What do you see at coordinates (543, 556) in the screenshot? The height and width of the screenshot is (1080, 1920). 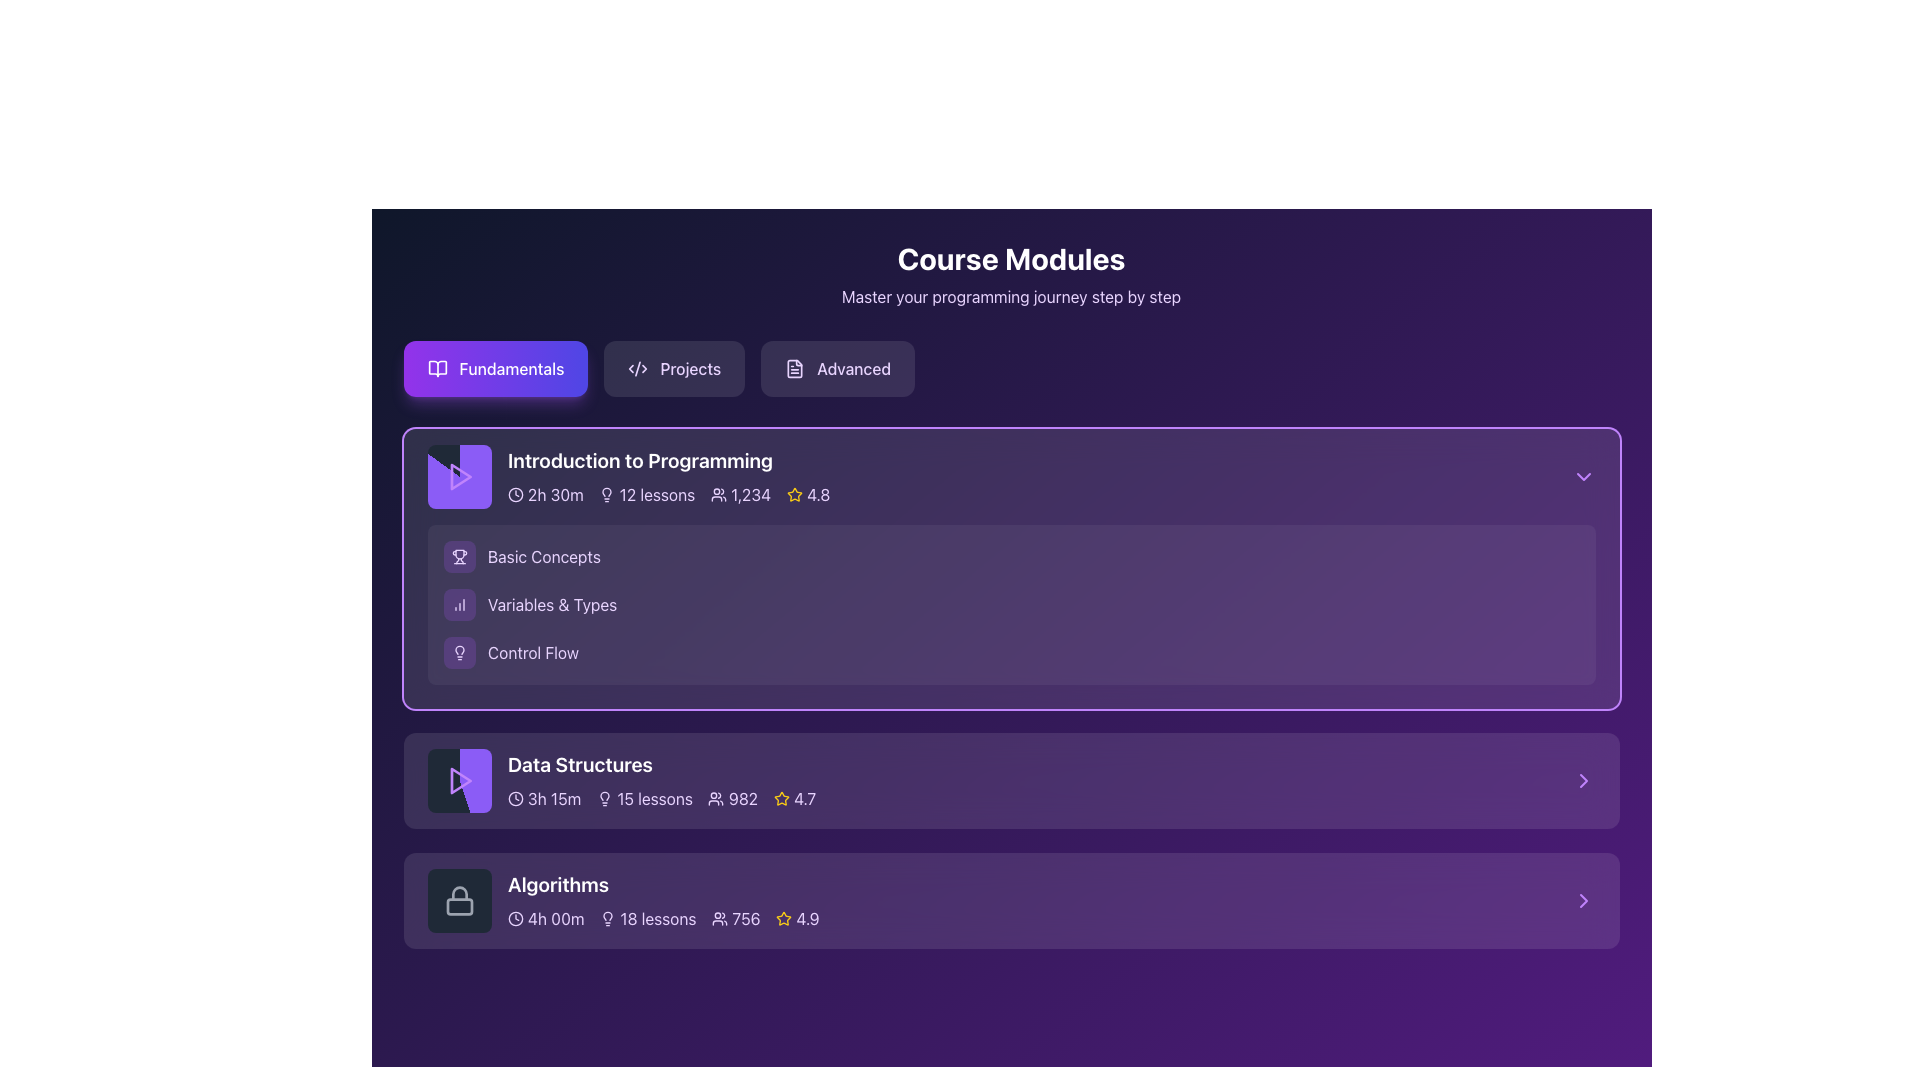 I see `the text label 'Basic Concepts' which identifies a subsection within the 'Introduction to Programming' module` at bounding box center [543, 556].